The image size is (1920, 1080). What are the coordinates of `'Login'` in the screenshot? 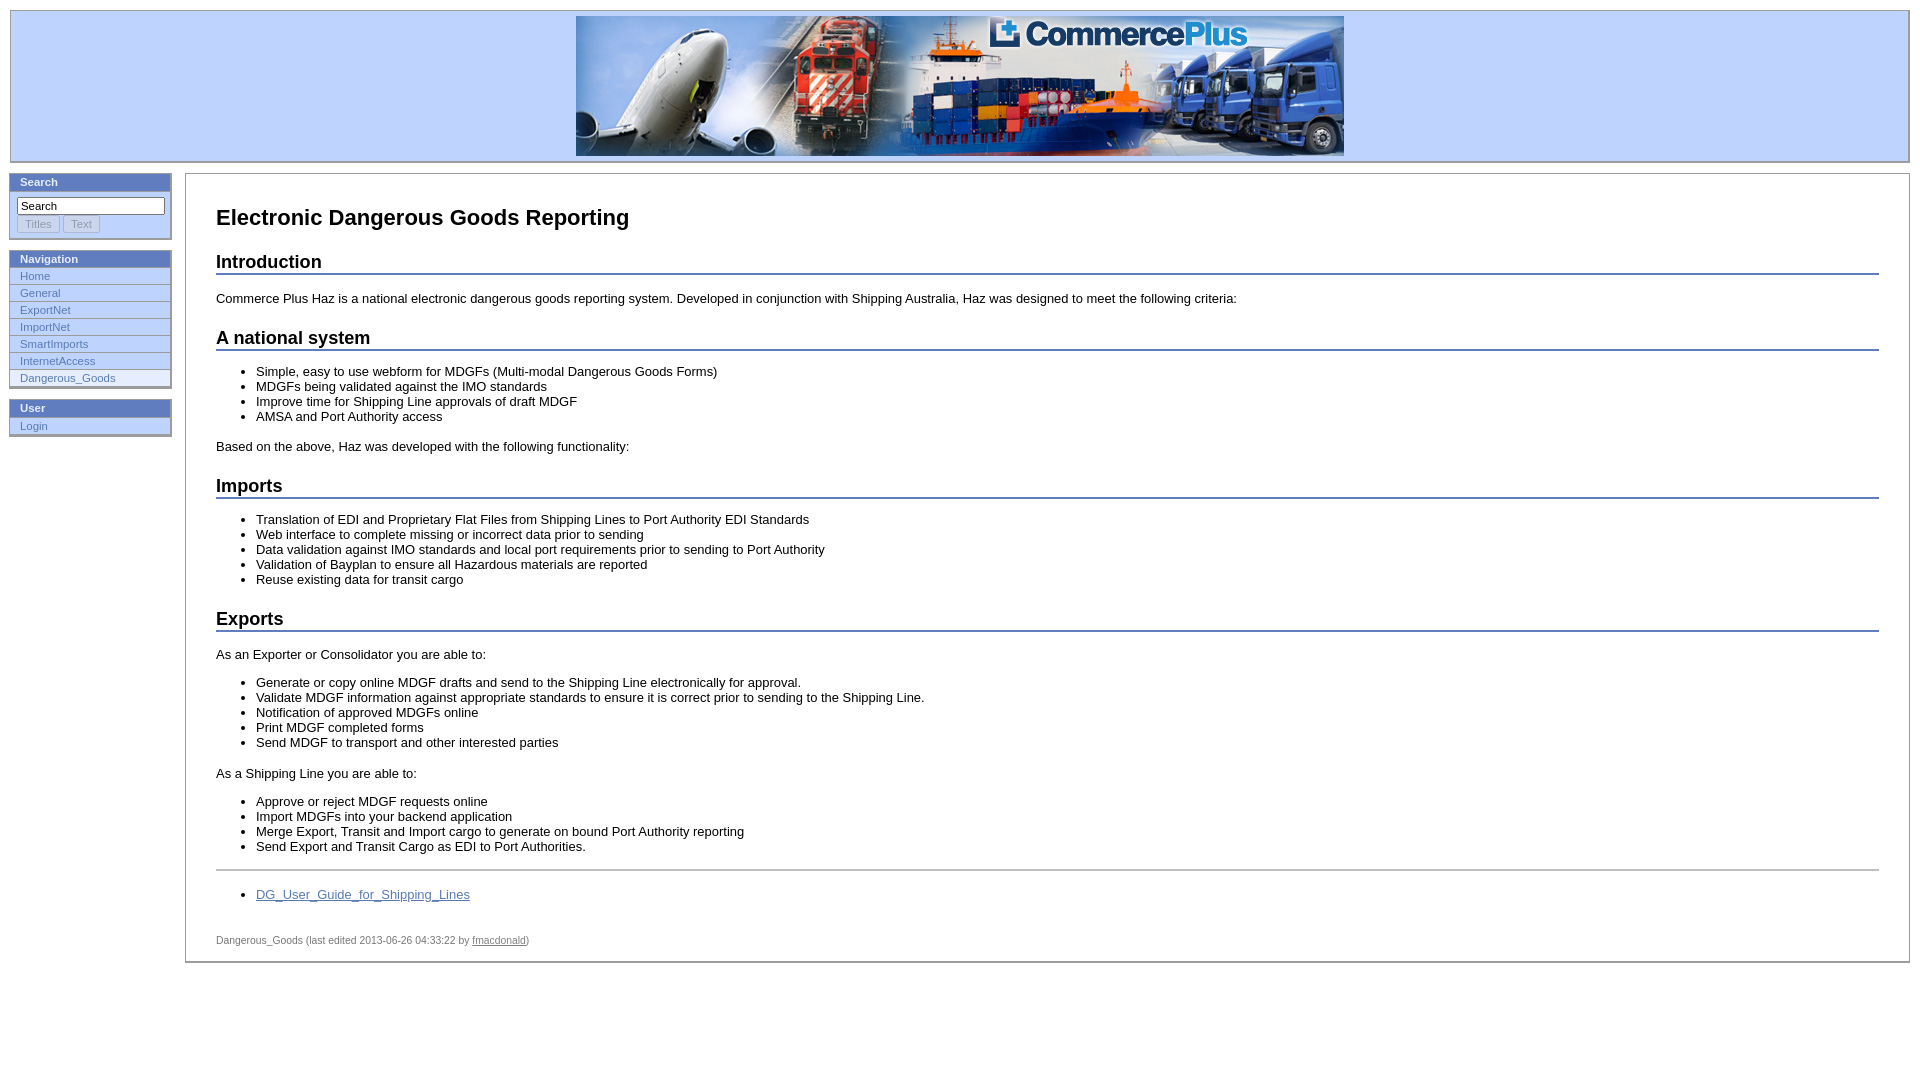 It's located at (19, 424).